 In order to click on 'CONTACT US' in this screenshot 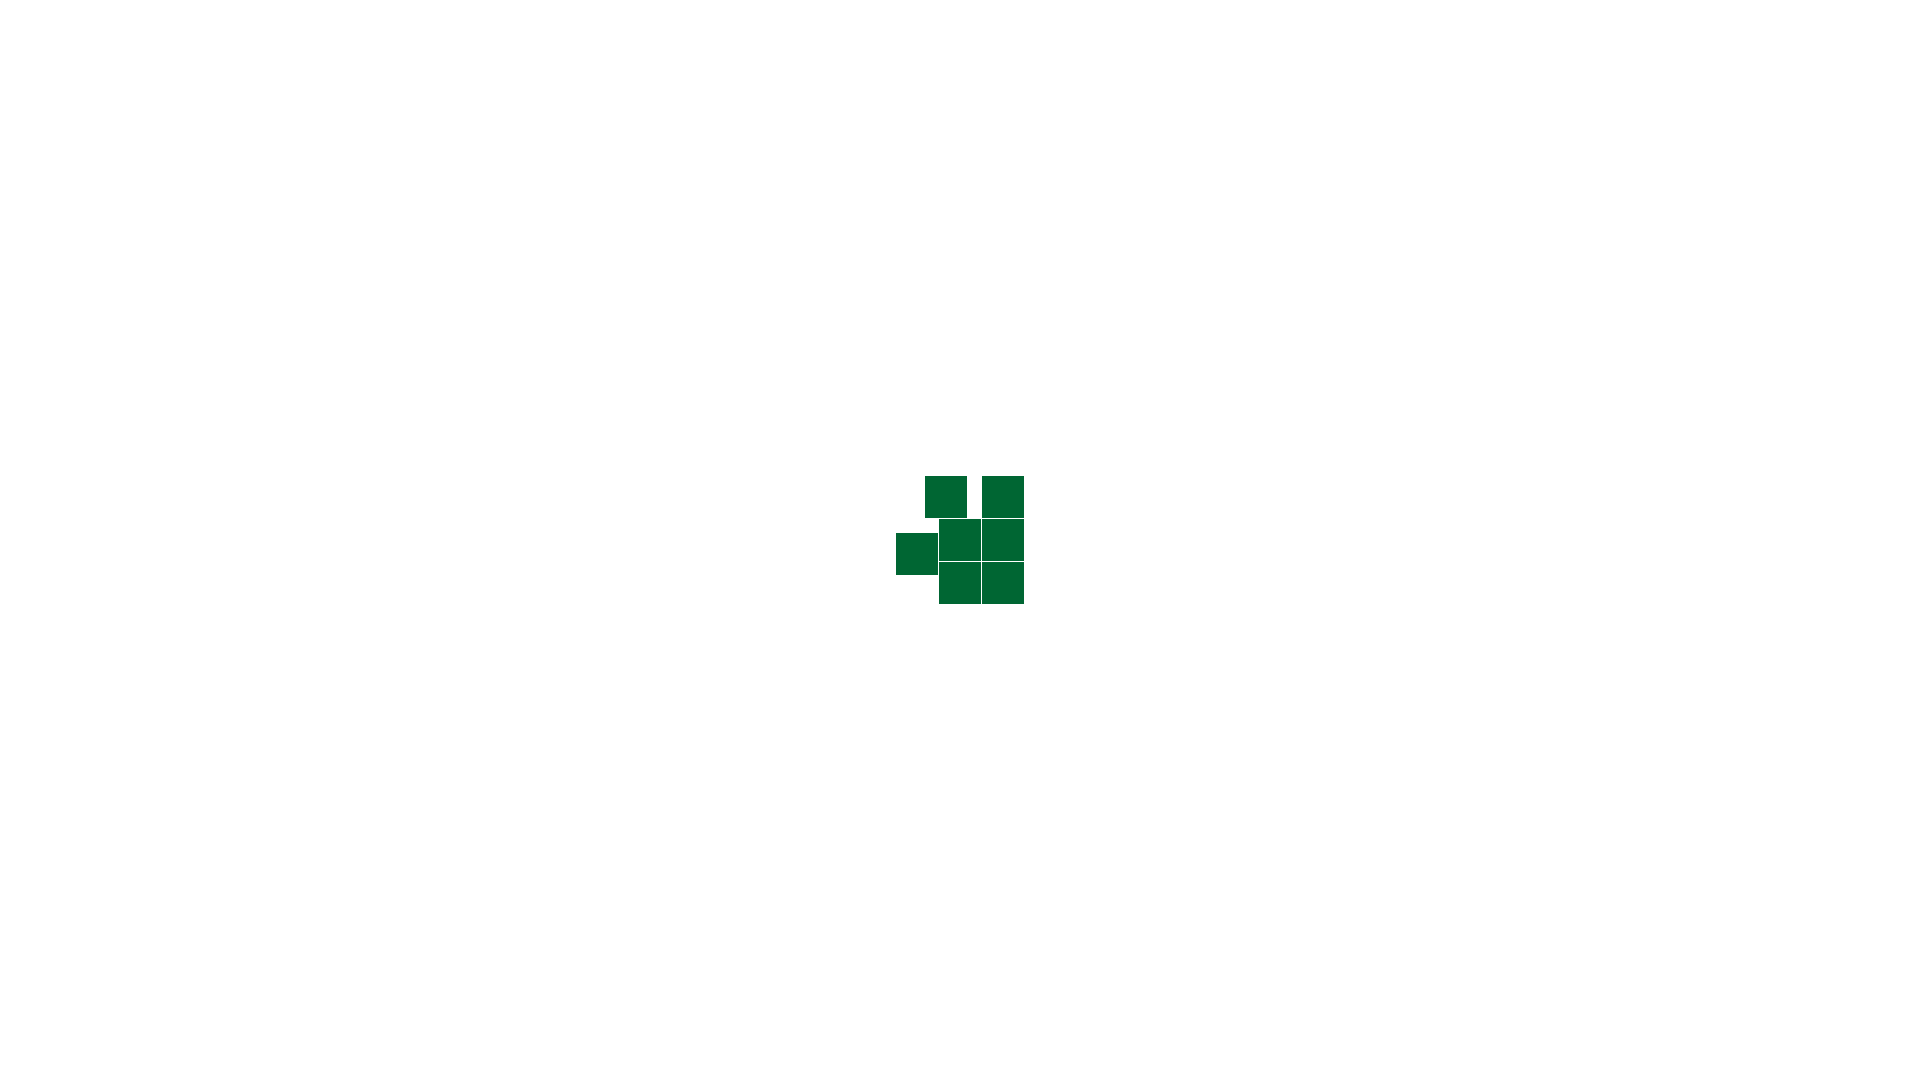, I will do `click(1294, 84)`.